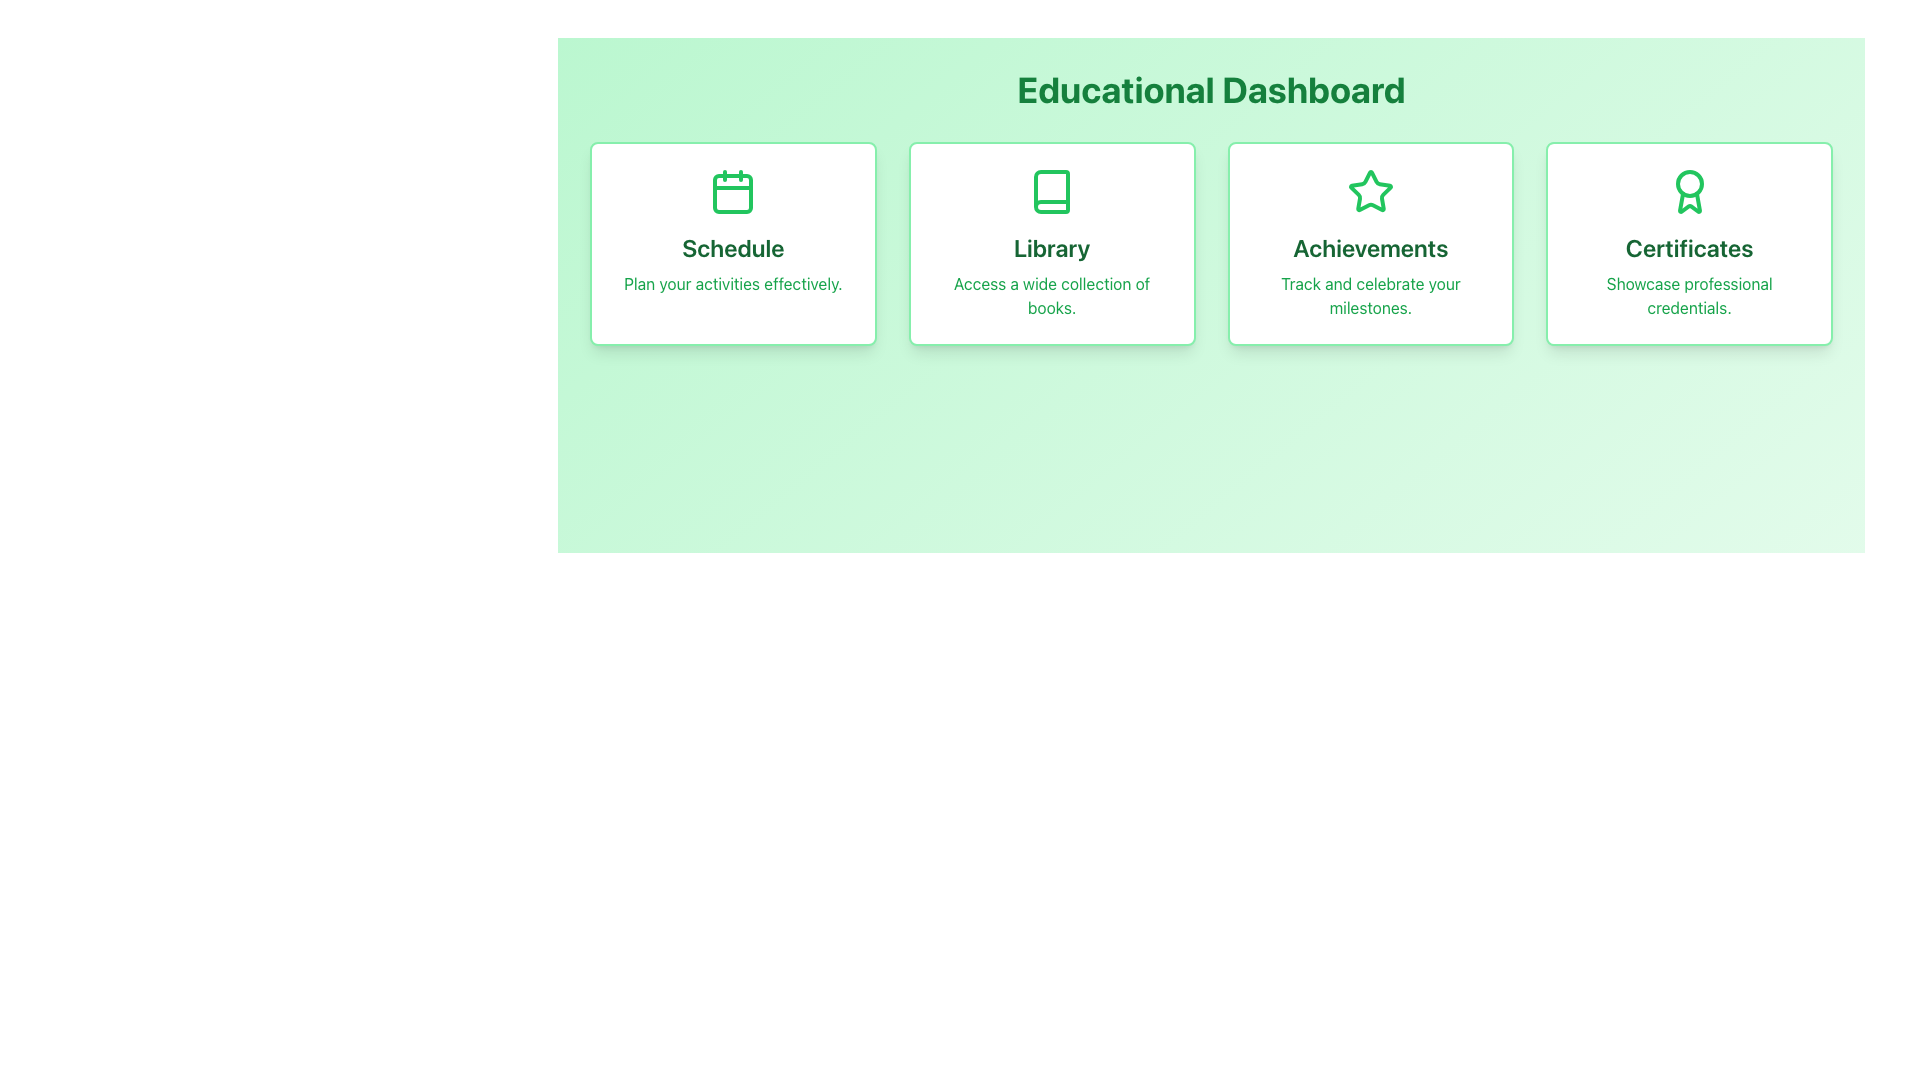  I want to click on the static text element that serves as the title for the 'Certificates' section, located in the fourth panel of the dashboard, so click(1688, 246).